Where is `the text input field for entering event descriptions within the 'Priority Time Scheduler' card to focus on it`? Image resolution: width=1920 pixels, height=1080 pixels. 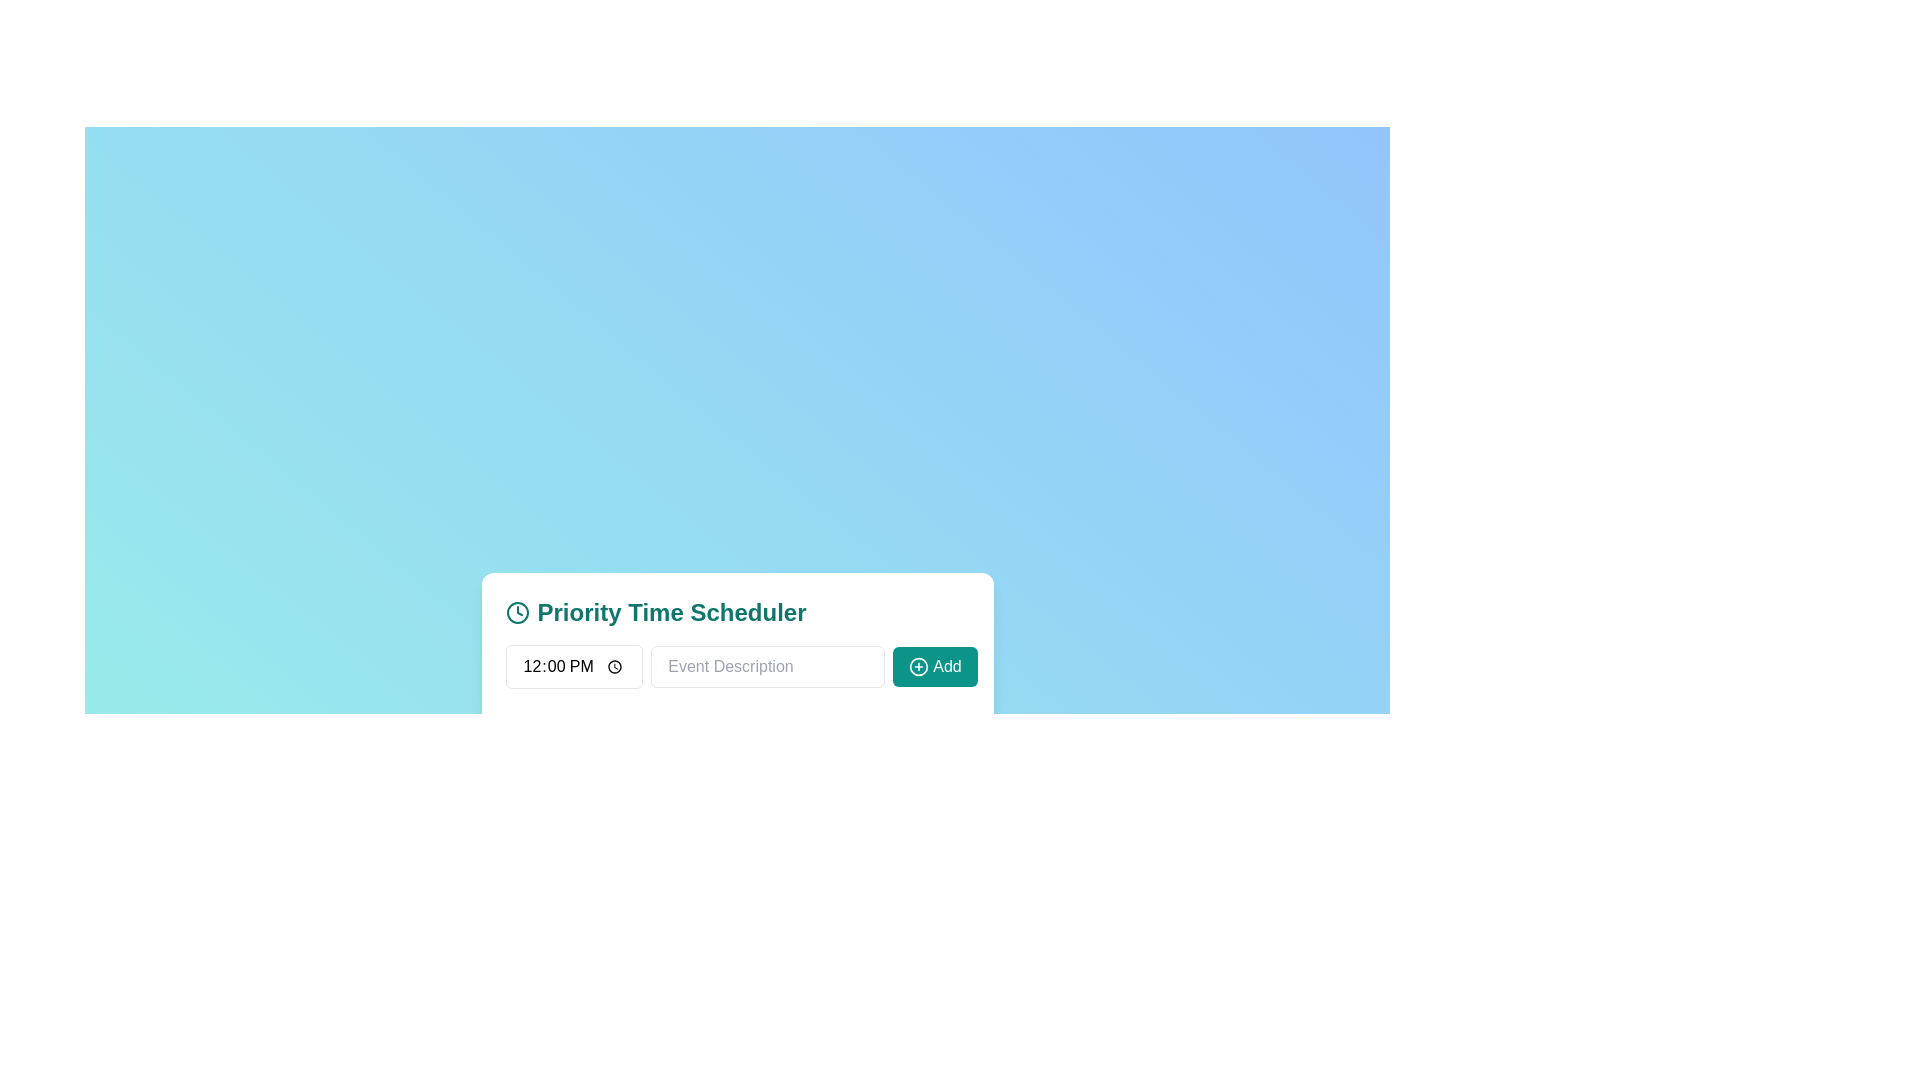
the text input field for entering event descriptions within the 'Priority Time Scheduler' card to focus on it is located at coordinates (736, 667).